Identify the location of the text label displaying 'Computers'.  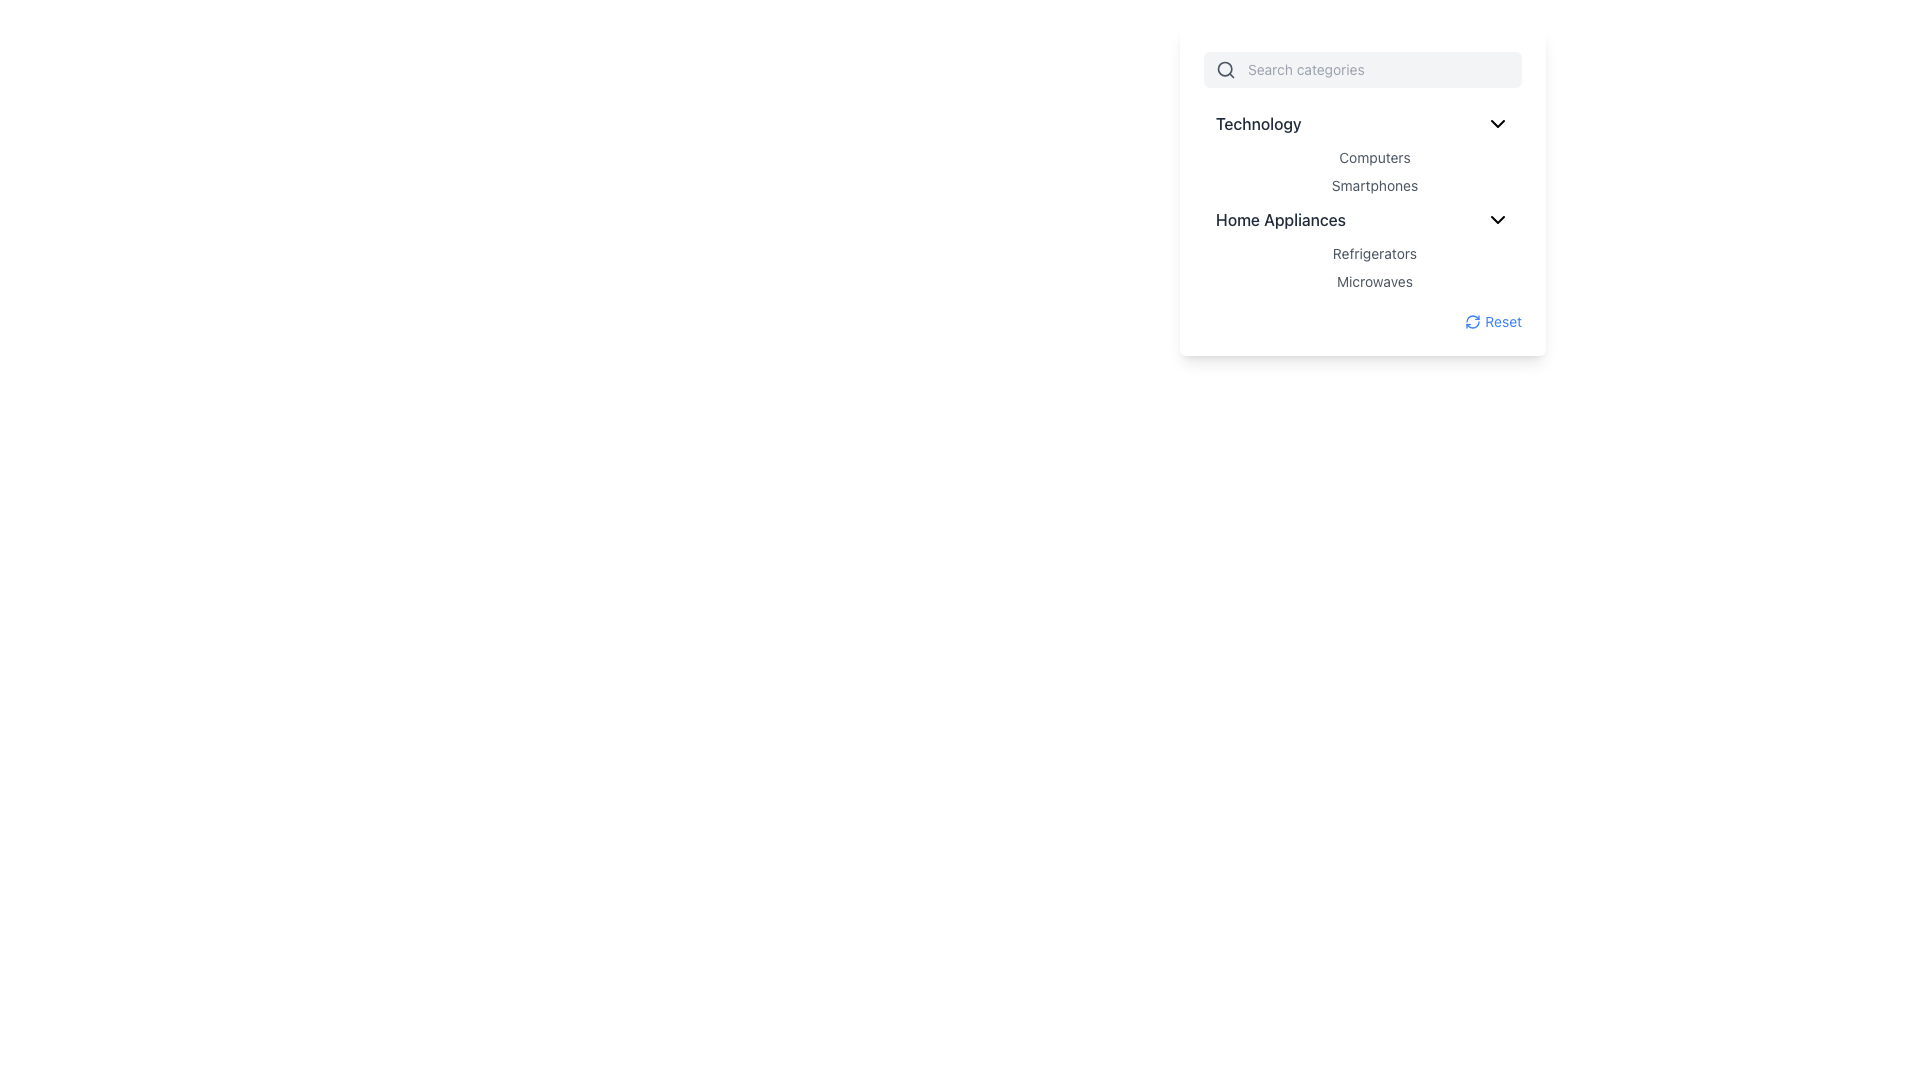
(1373, 157).